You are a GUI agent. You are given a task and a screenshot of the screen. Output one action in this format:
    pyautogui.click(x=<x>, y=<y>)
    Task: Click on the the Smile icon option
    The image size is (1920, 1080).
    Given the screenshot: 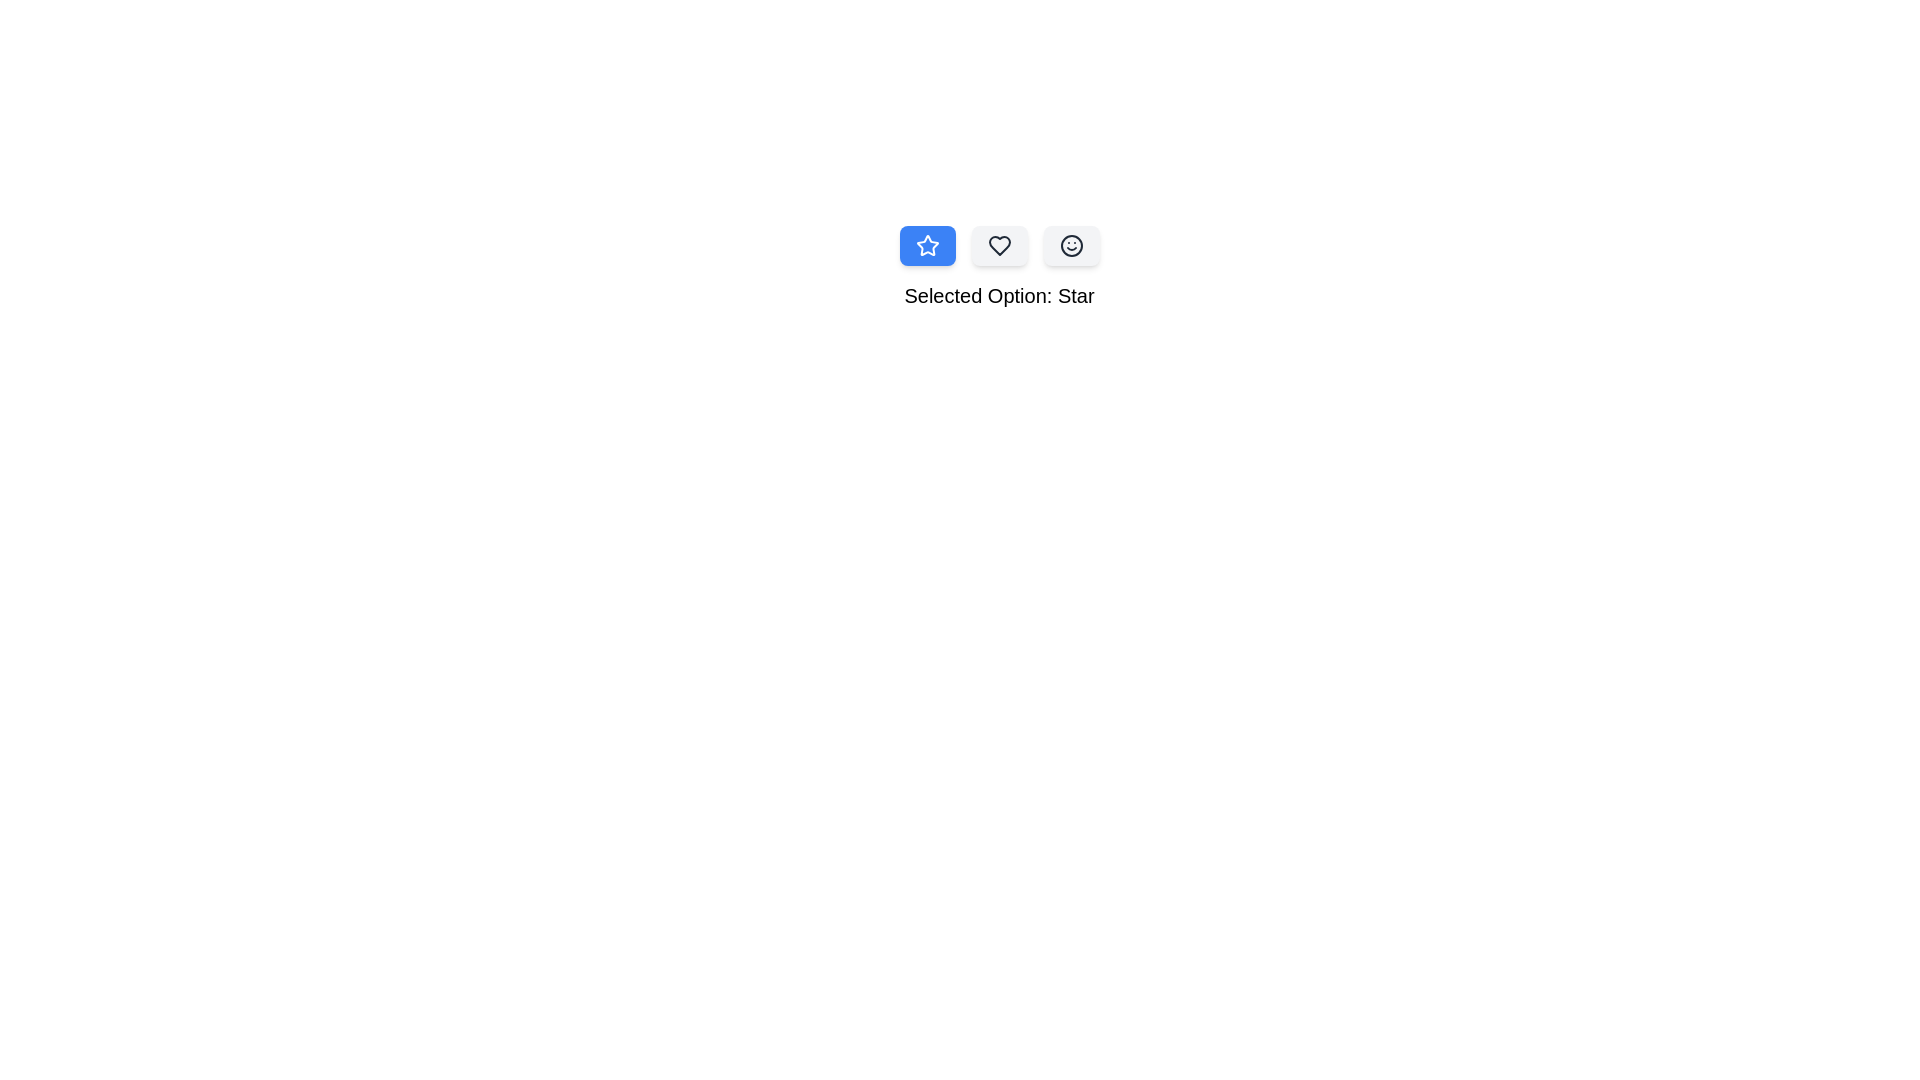 What is the action you would take?
    pyautogui.click(x=1070, y=245)
    